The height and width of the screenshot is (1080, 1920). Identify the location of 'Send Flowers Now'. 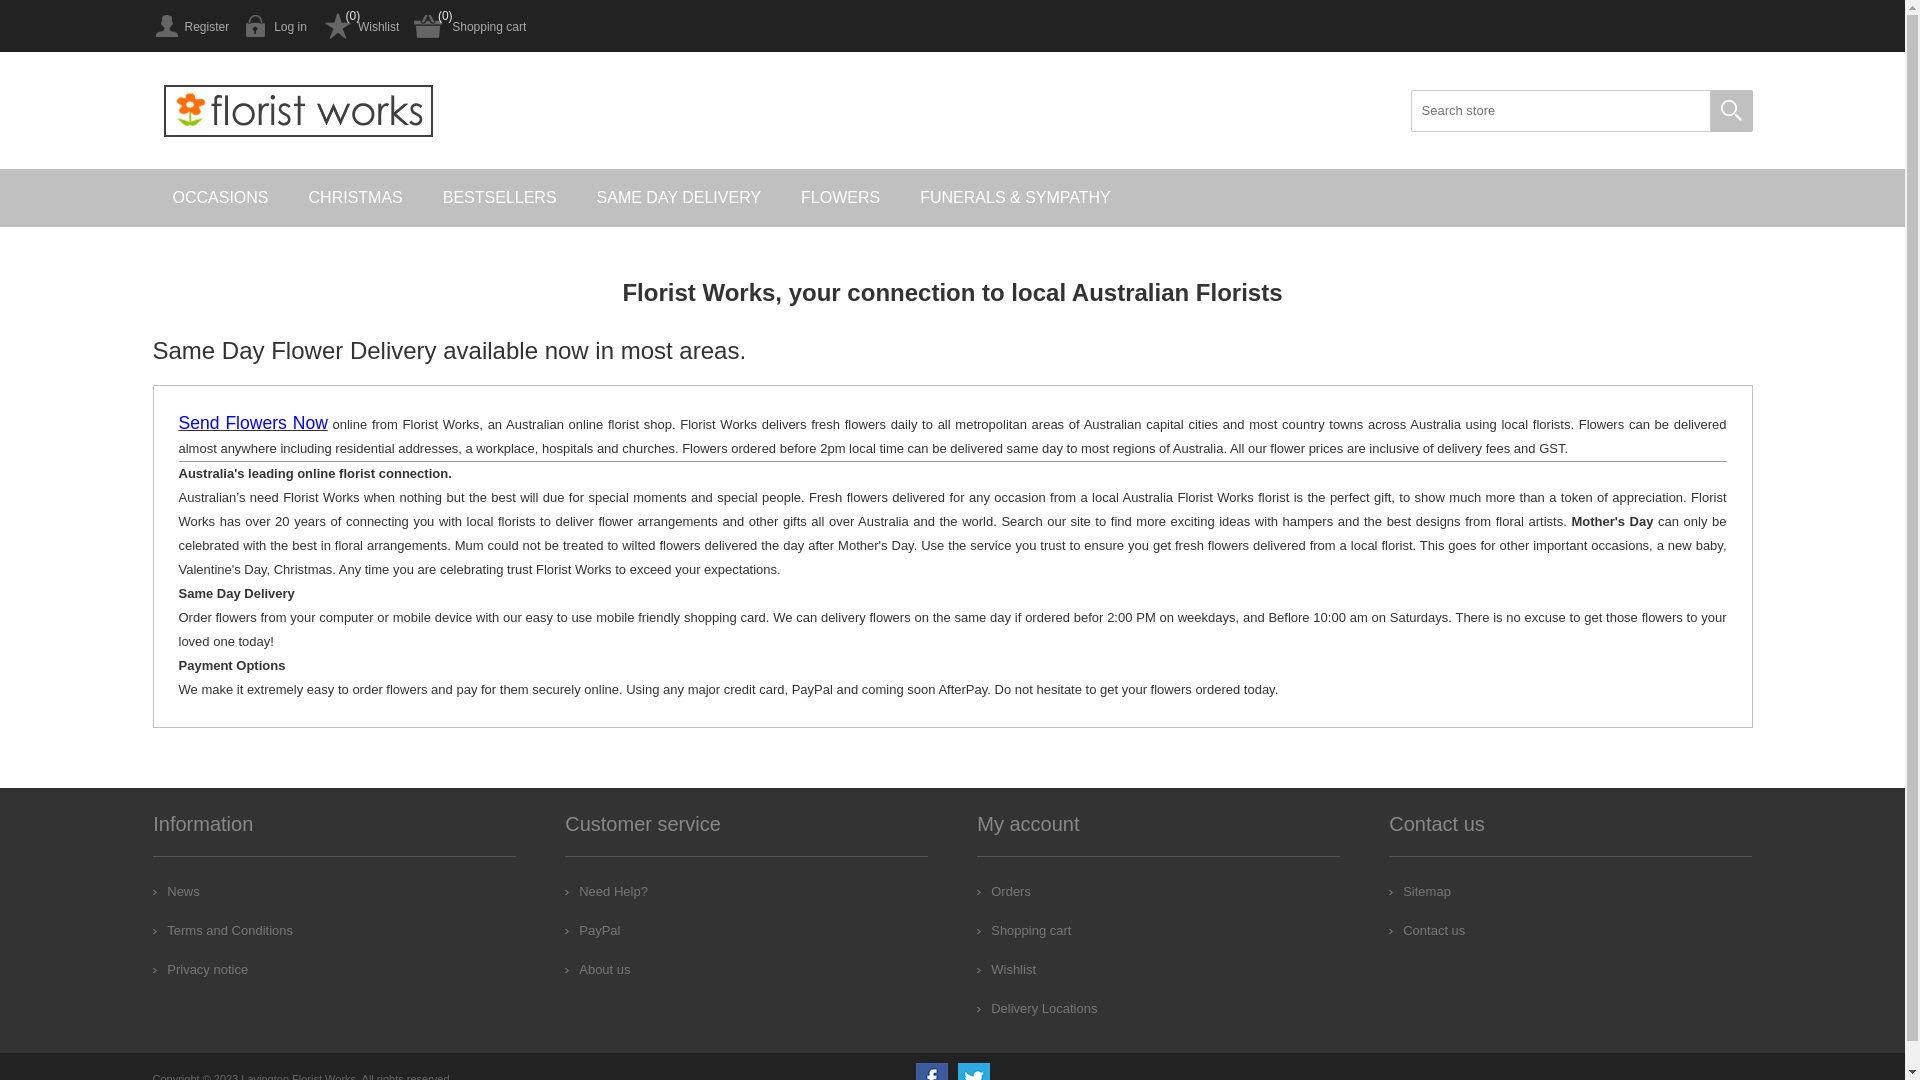
(251, 423).